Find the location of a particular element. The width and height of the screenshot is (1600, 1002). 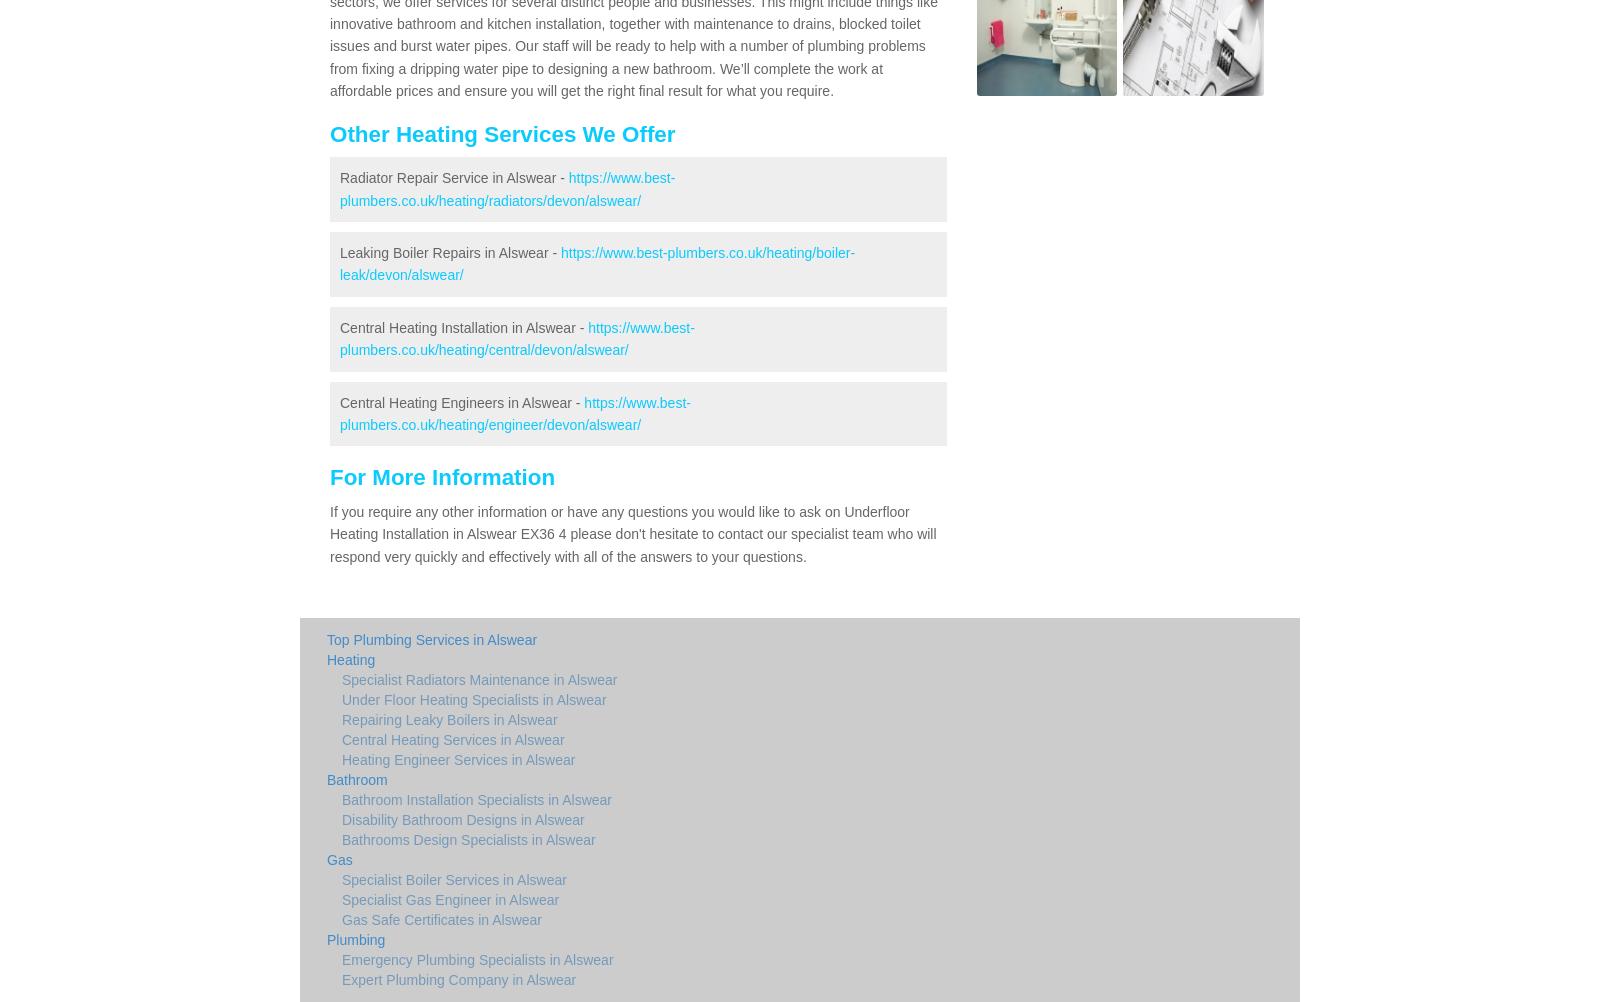

'https://www.best-plumbers.co.uk/heating/radiators/devon/alswear/' is located at coordinates (506, 188).